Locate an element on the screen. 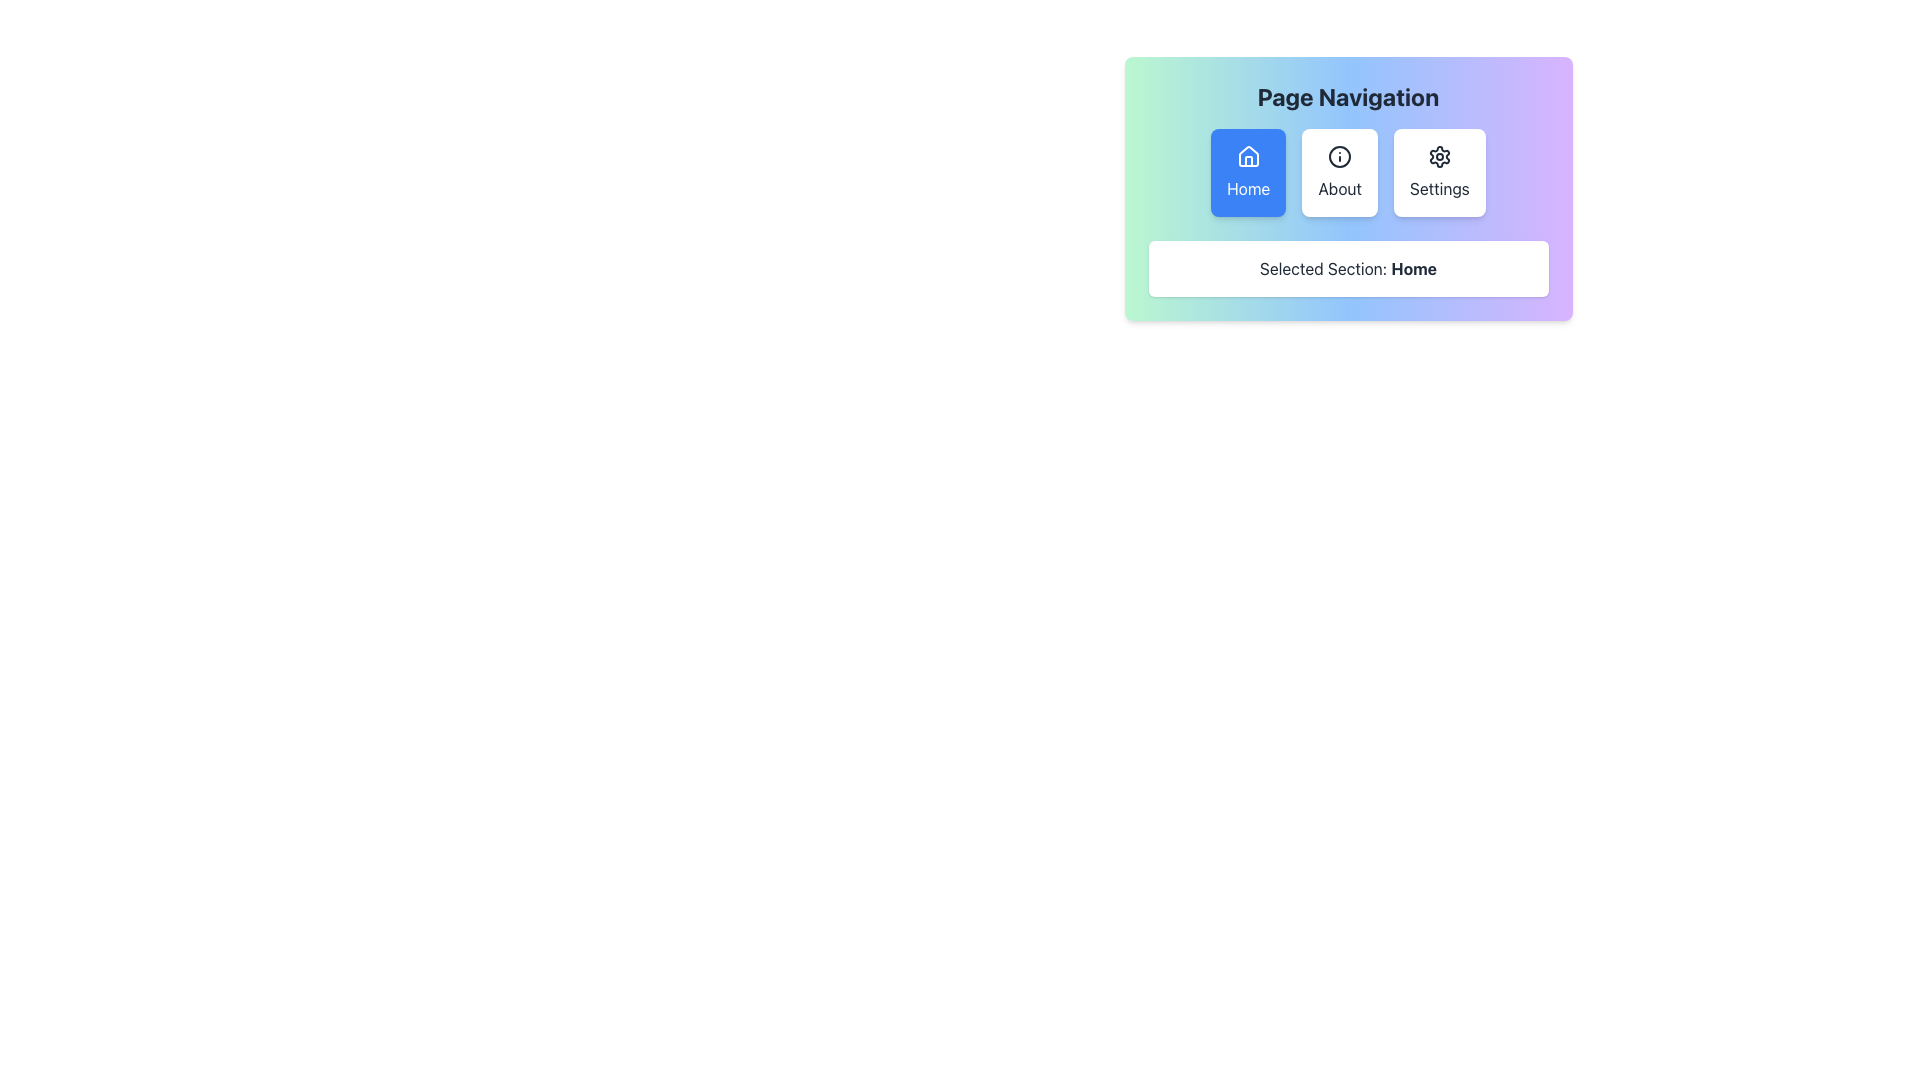 This screenshot has height=1080, width=1920. the 'Home' button, which is a rectangular button with a blue background and white text, located at the top left of a group of three navigation buttons is located at coordinates (1247, 172).